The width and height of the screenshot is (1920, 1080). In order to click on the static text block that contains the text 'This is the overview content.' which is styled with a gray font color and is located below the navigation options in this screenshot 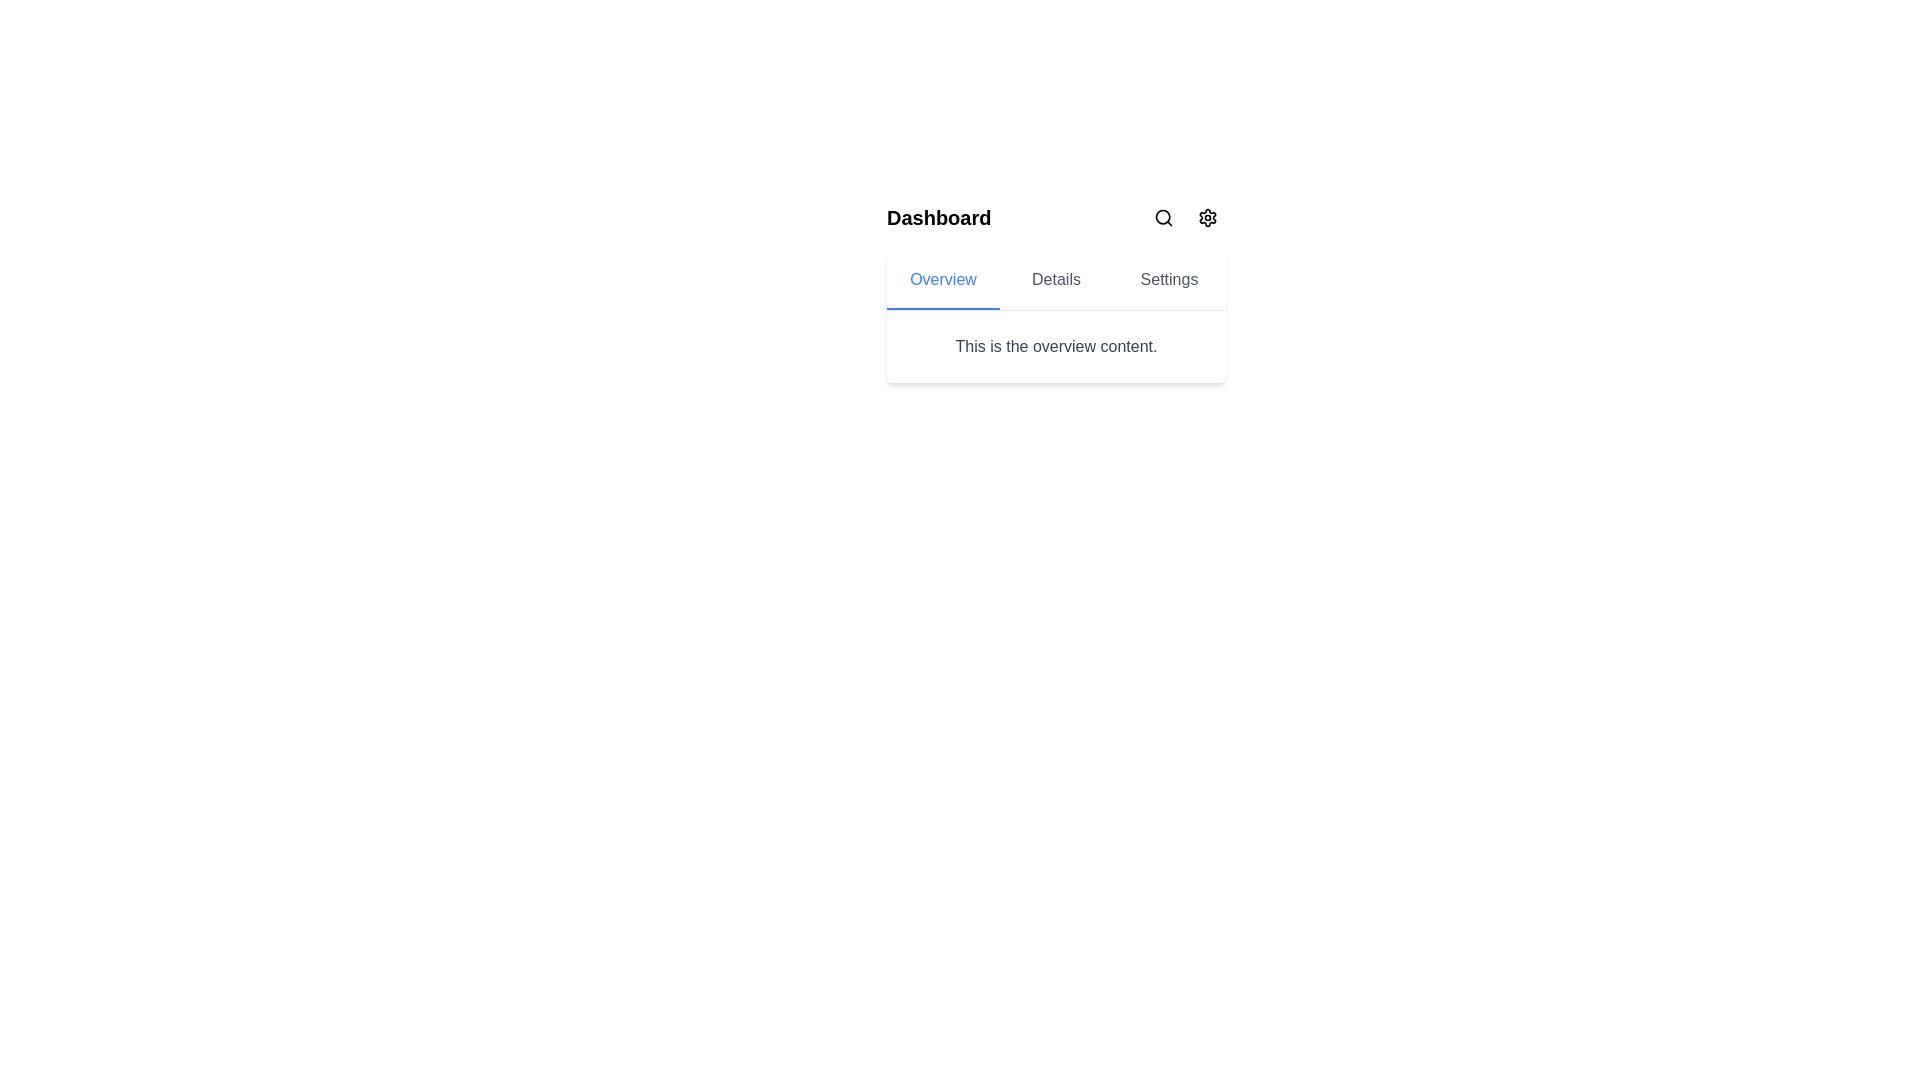, I will do `click(1055, 346)`.